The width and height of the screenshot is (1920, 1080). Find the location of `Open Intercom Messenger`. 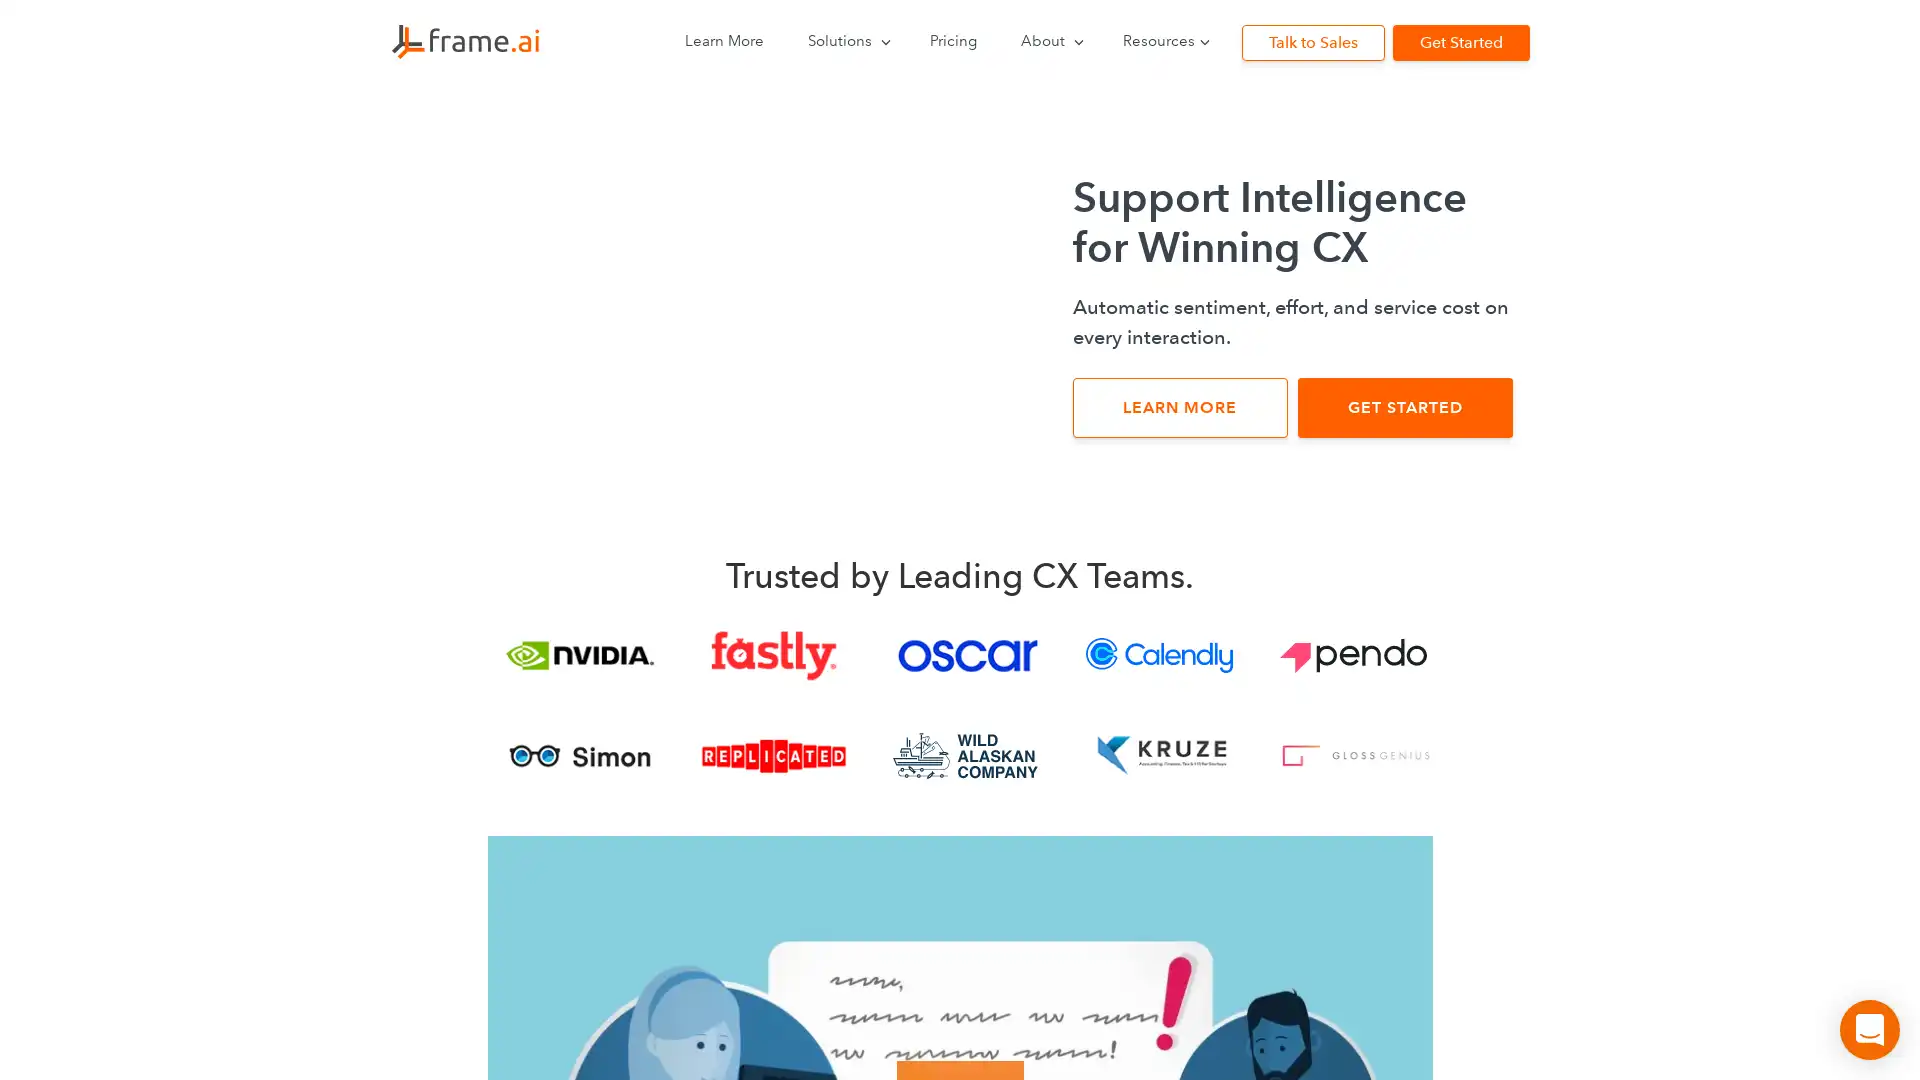

Open Intercom Messenger is located at coordinates (1869, 1029).